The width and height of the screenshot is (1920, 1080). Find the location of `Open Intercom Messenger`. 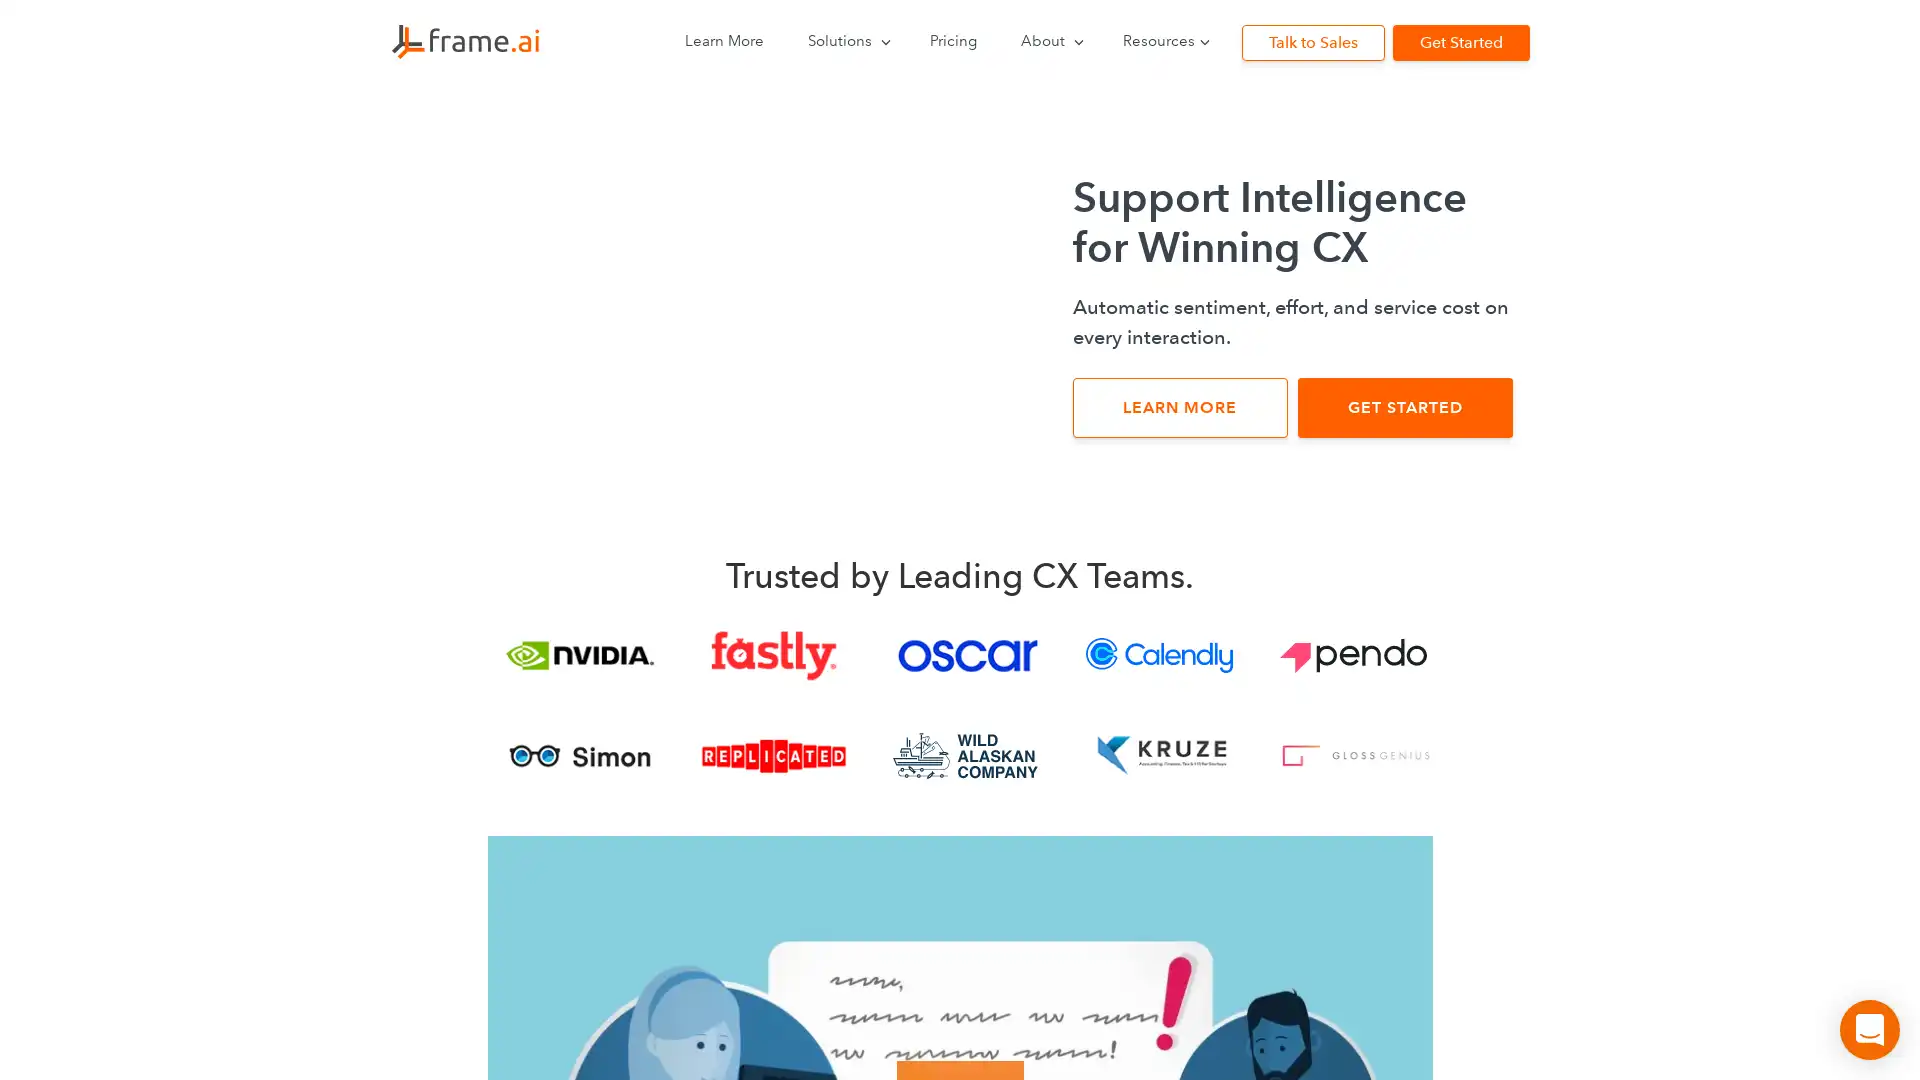

Open Intercom Messenger is located at coordinates (1869, 1029).